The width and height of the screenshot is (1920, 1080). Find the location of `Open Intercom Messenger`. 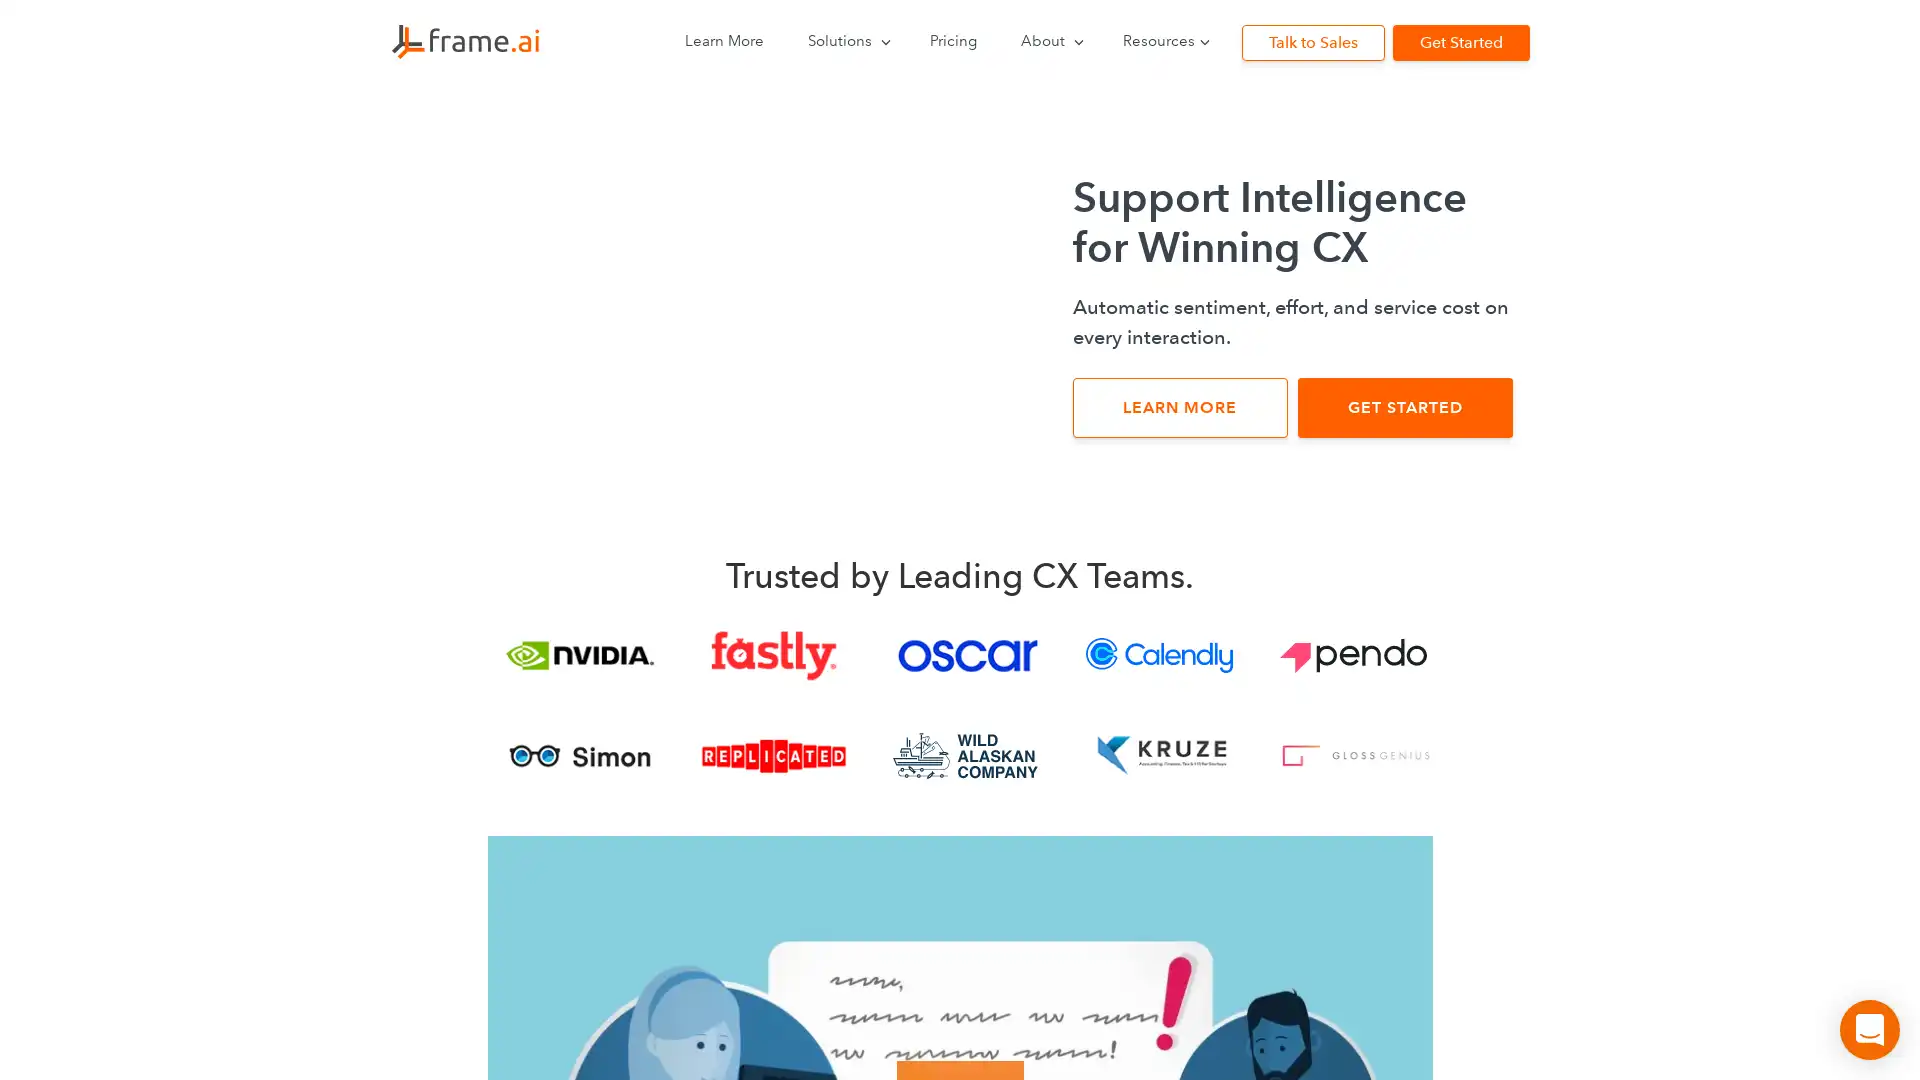

Open Intercom Messenger is located at coordinates (1869, 1029).